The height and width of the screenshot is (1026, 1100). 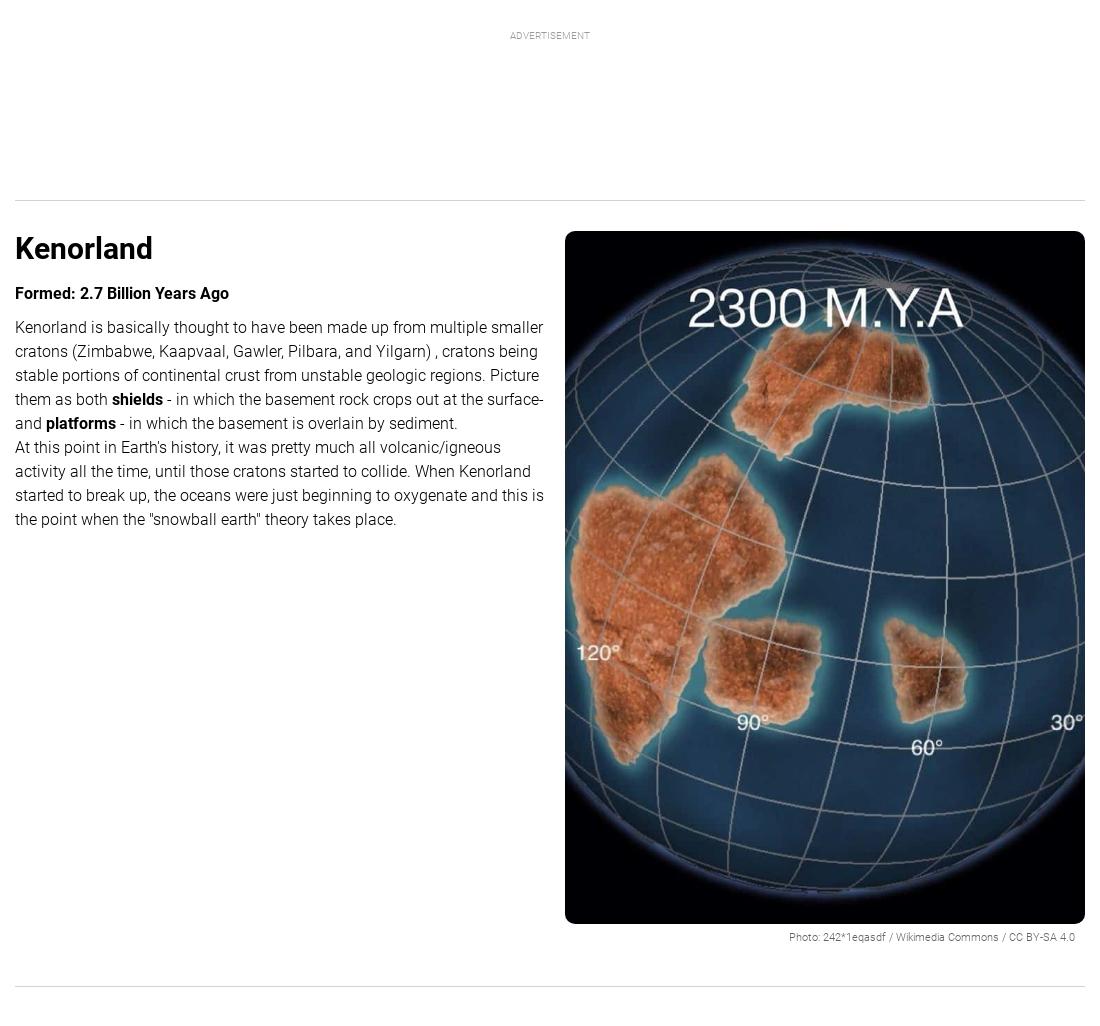 What do you see at coordinates (947, 936) in the screenshot?
I see `'Wikimedia Commons'` at bounding box center [947, 936].